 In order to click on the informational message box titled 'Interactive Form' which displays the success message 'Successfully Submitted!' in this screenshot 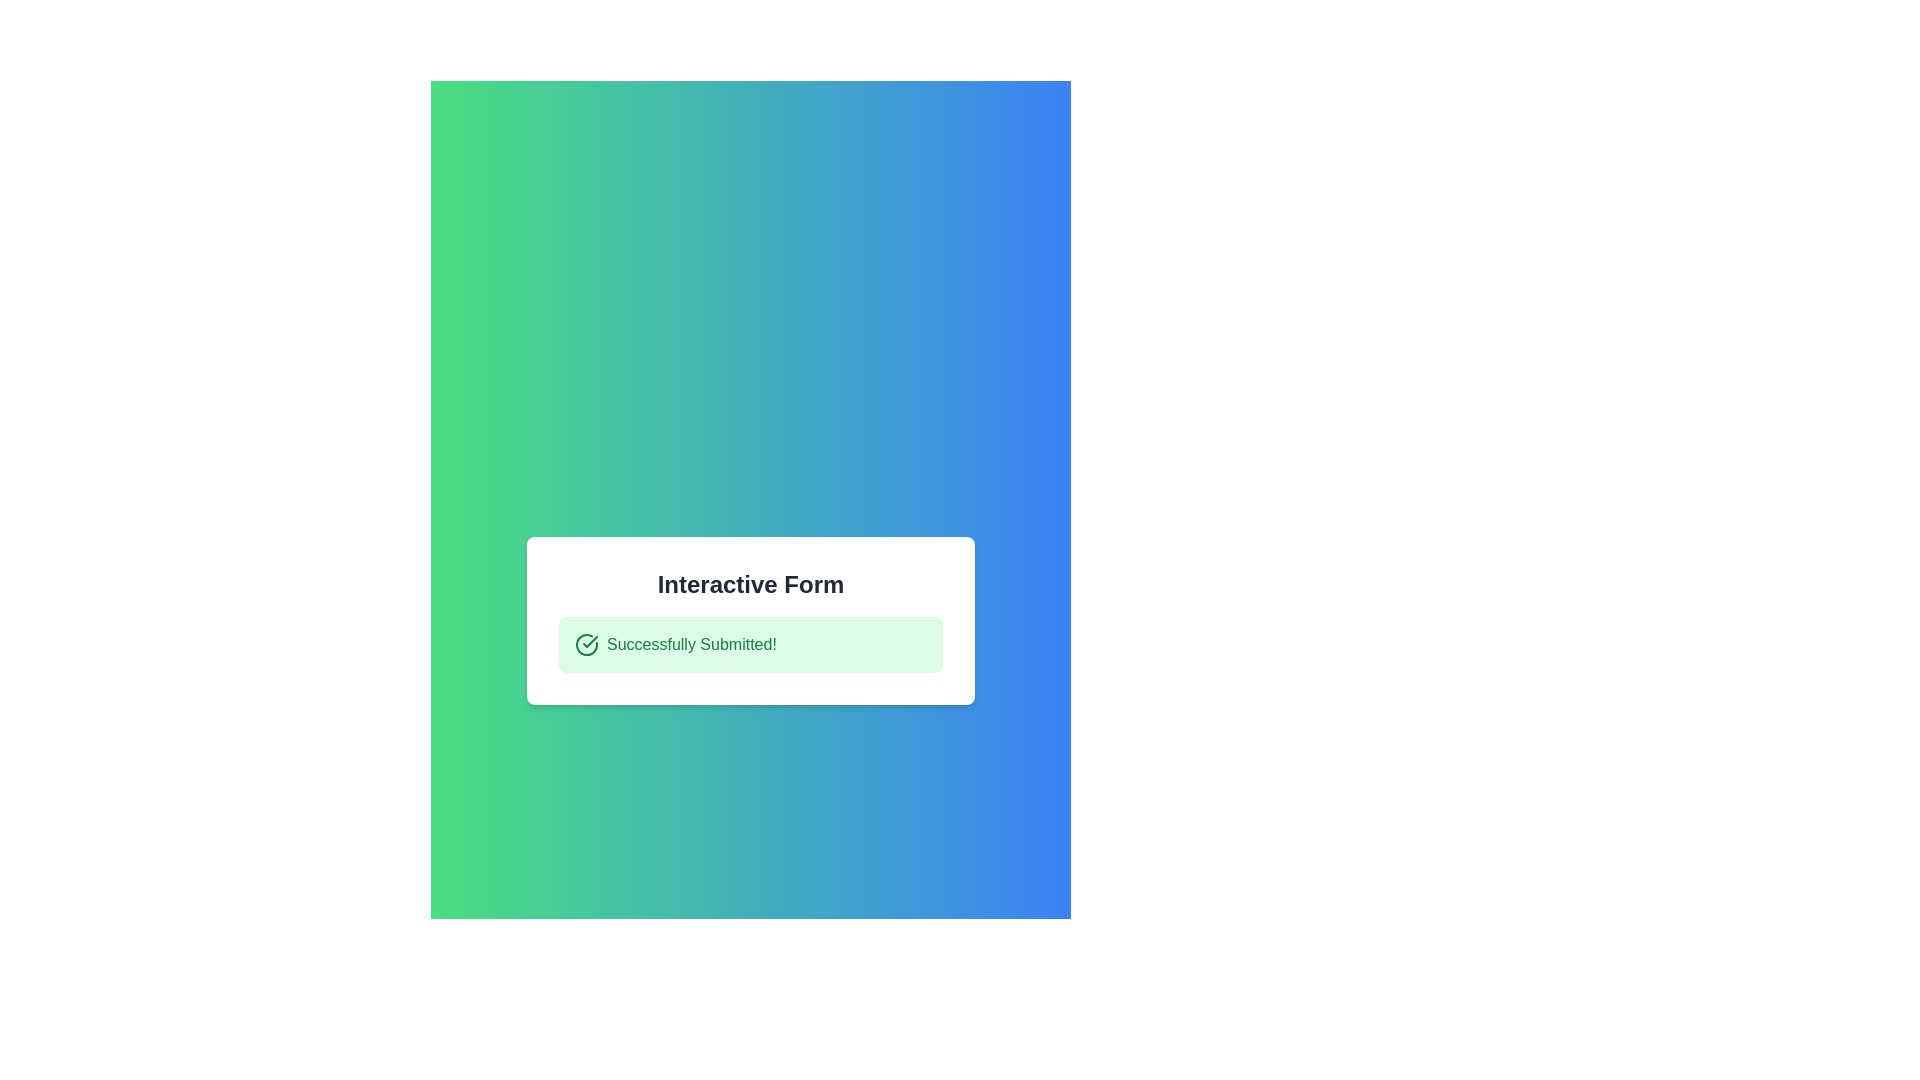, I will do `click(749, 620)`.